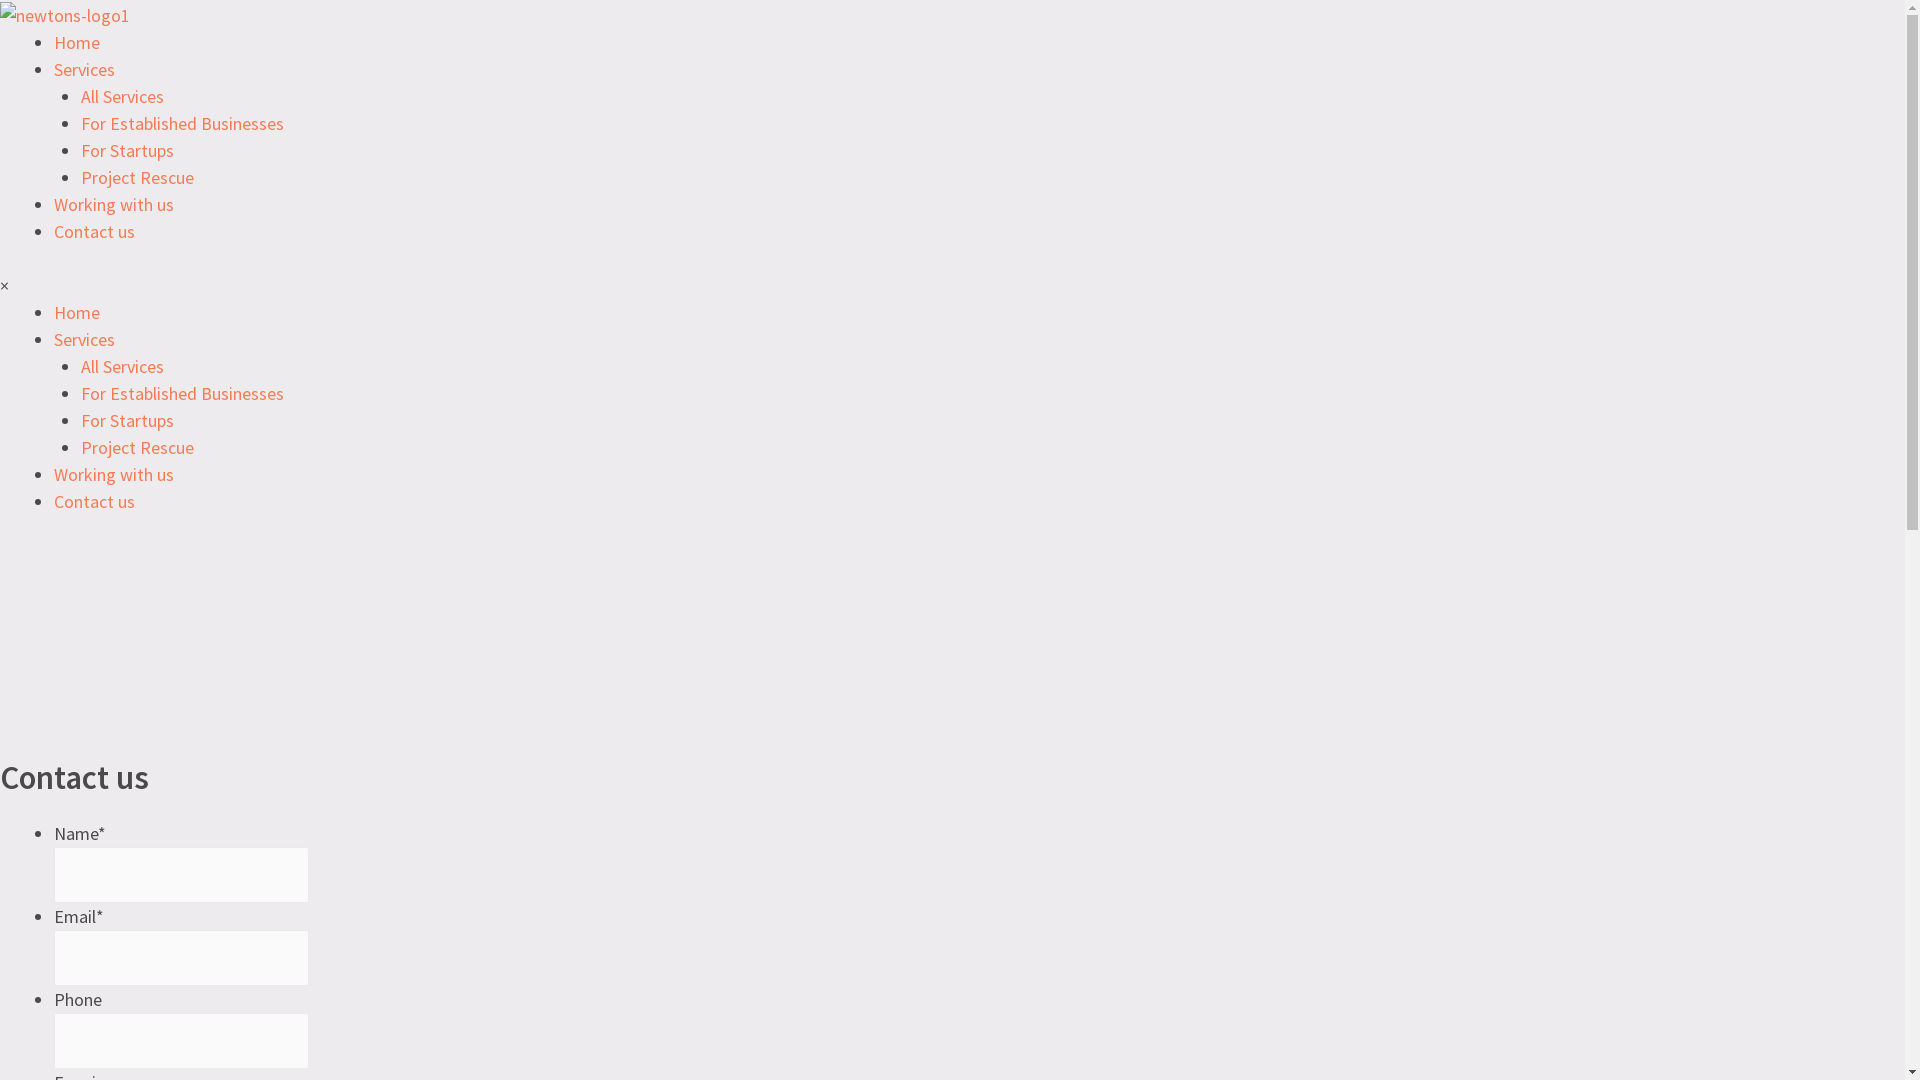  I want to click on 'Project Rescue', so click(136, 176).